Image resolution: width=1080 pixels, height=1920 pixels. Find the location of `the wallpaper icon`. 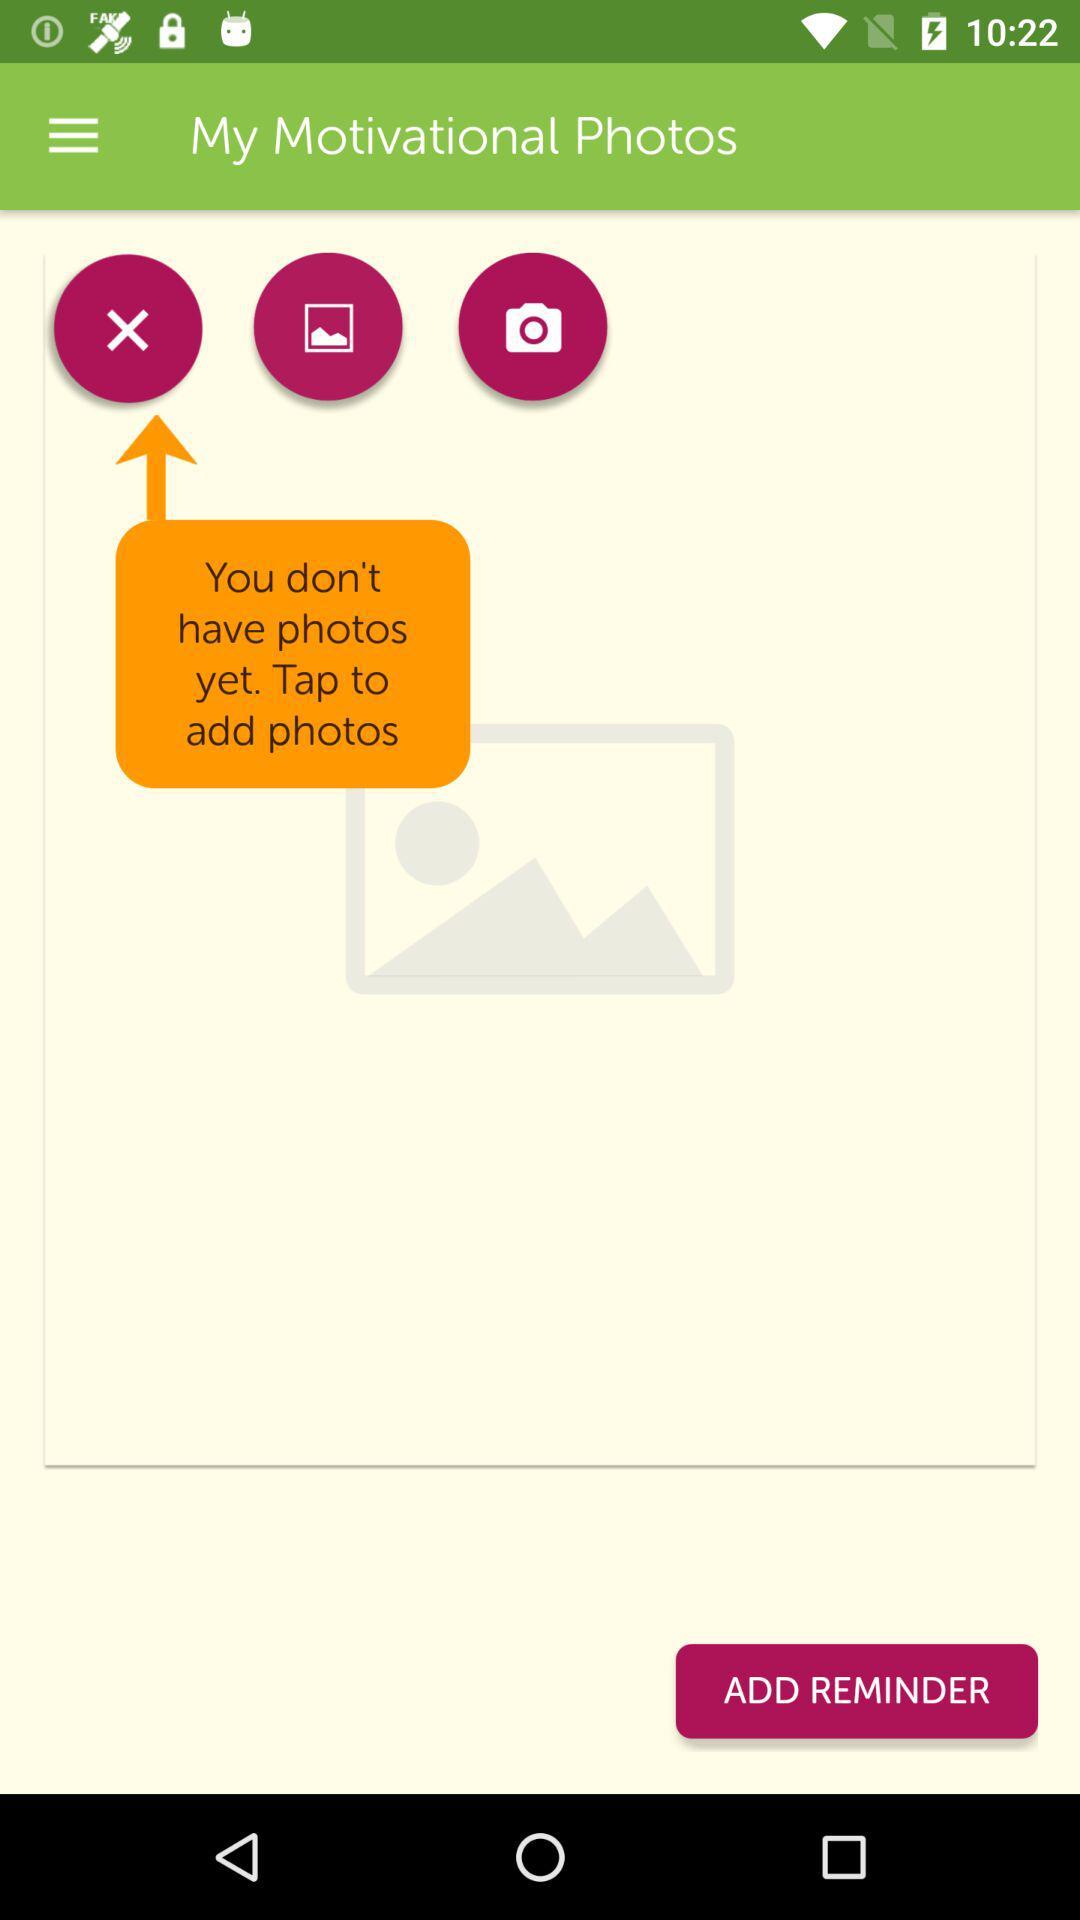

the wallpaper icon is located at coordinates (327, 333).